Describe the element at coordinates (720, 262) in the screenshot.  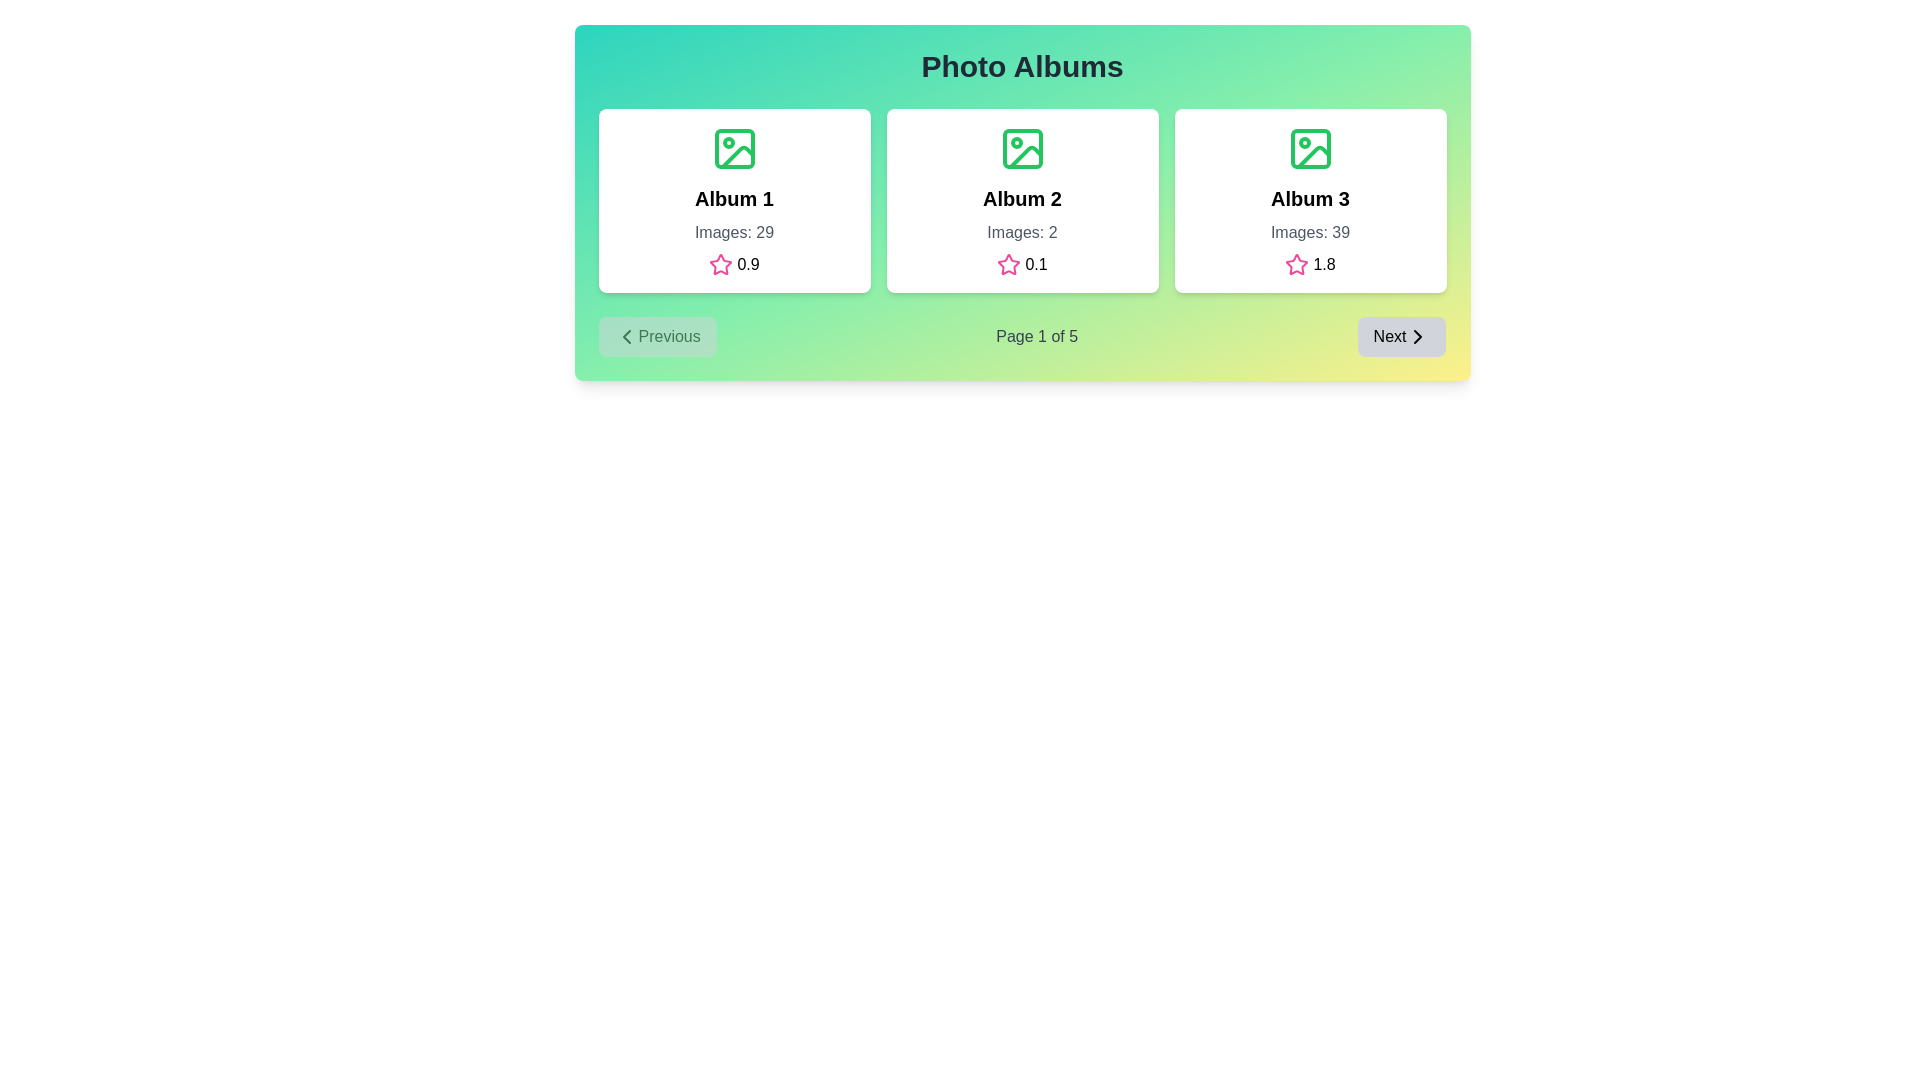
I see `the star icon located beneath the text '0.9' in the first album card under 'Photo Albums' to rate or interact with the album` at that location.